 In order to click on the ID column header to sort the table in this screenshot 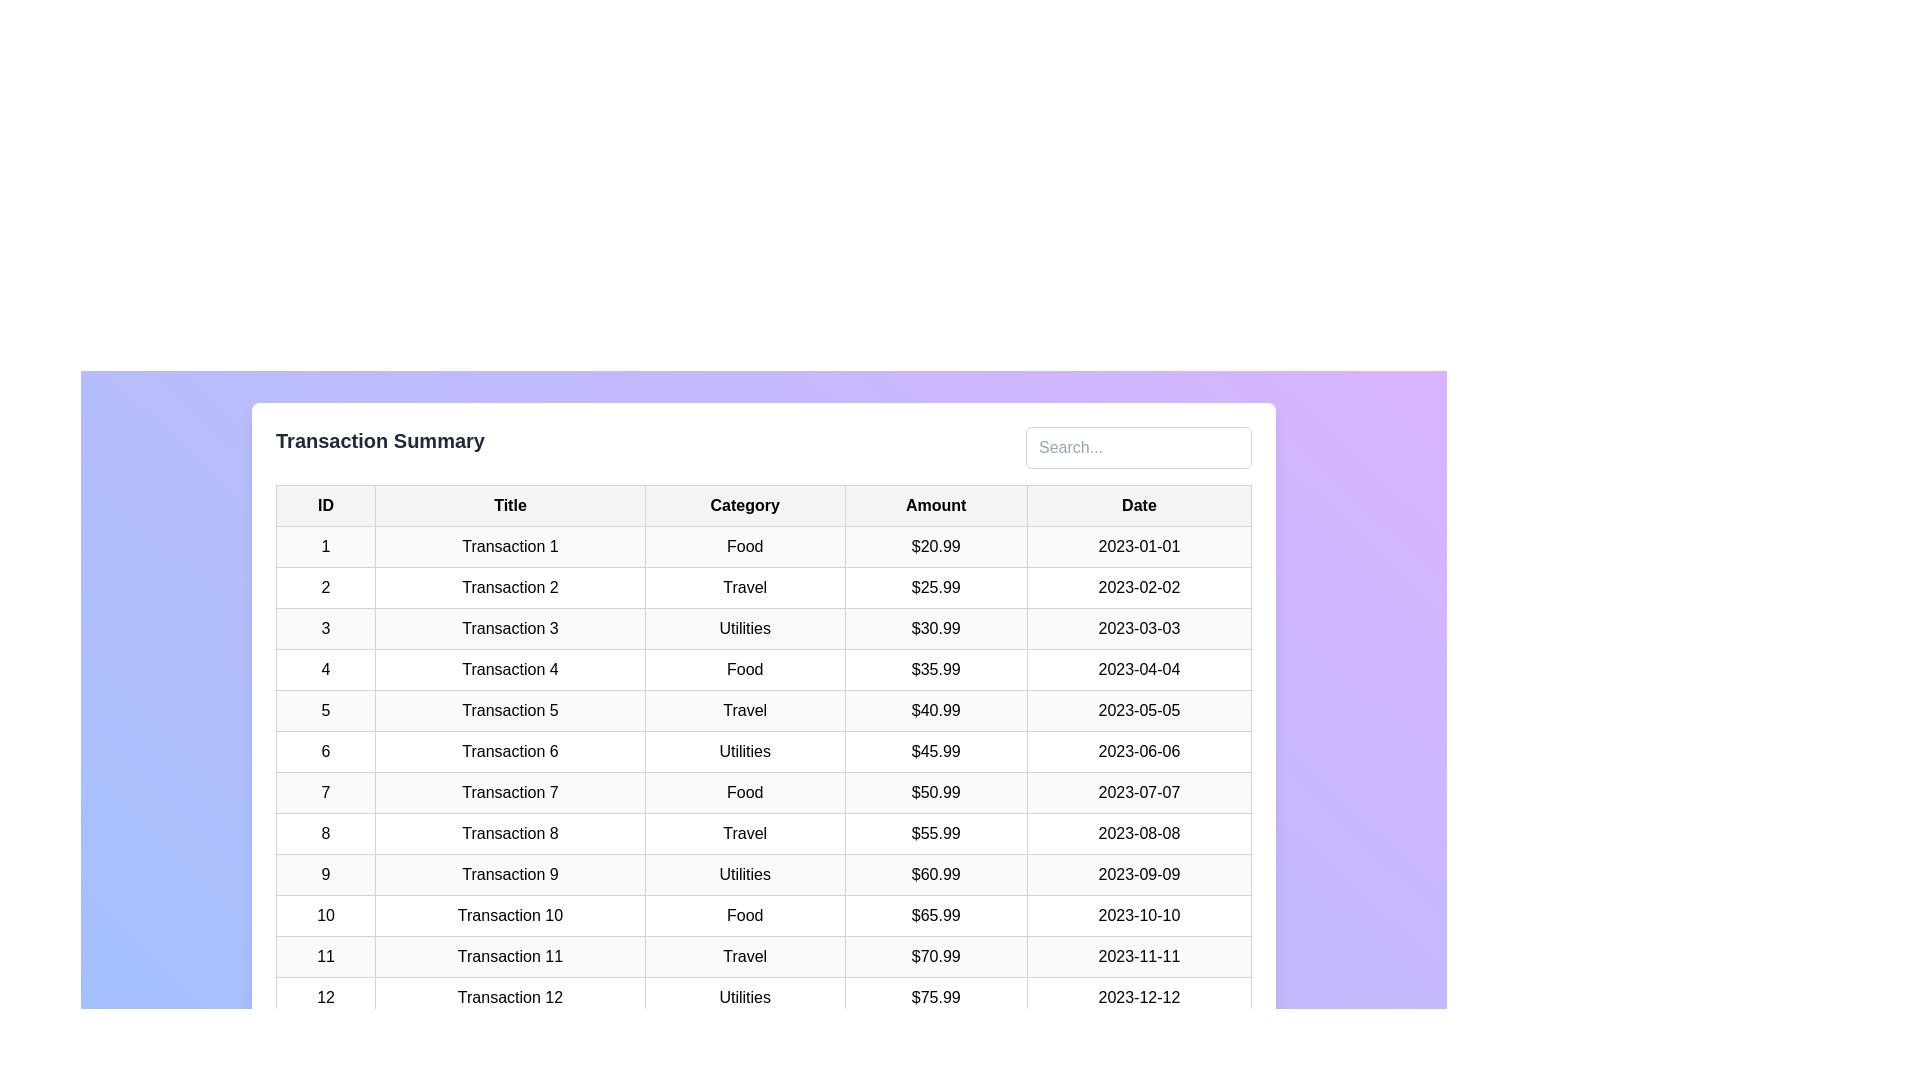, I will do `click(326, 504)`.